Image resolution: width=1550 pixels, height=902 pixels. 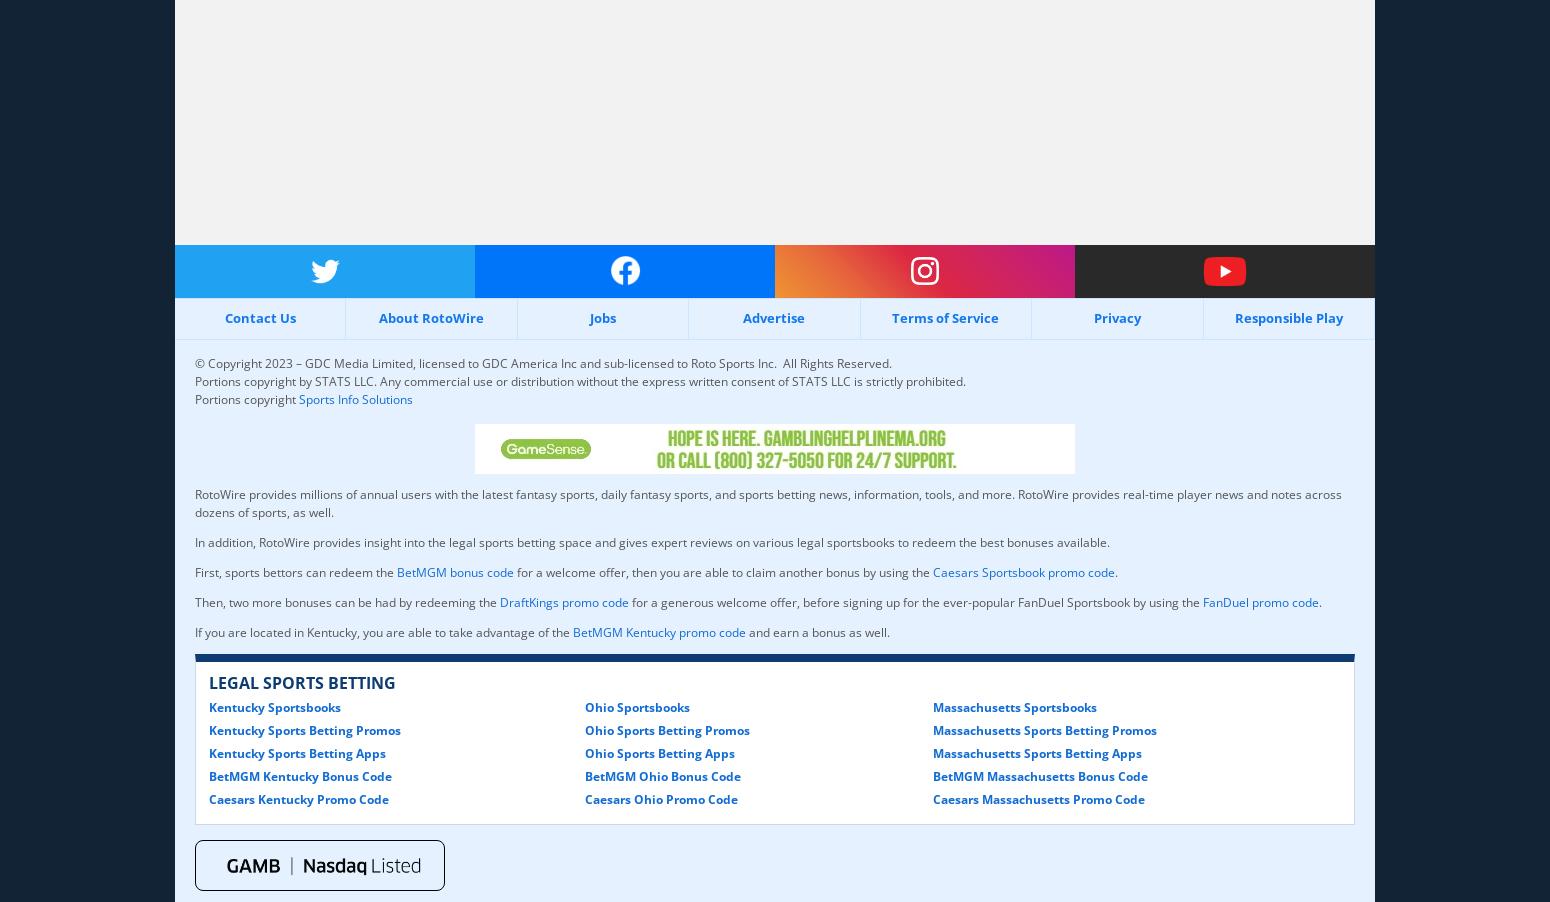 I want to click on 'and earn a bonus as well.', so click(x=816, y=630).